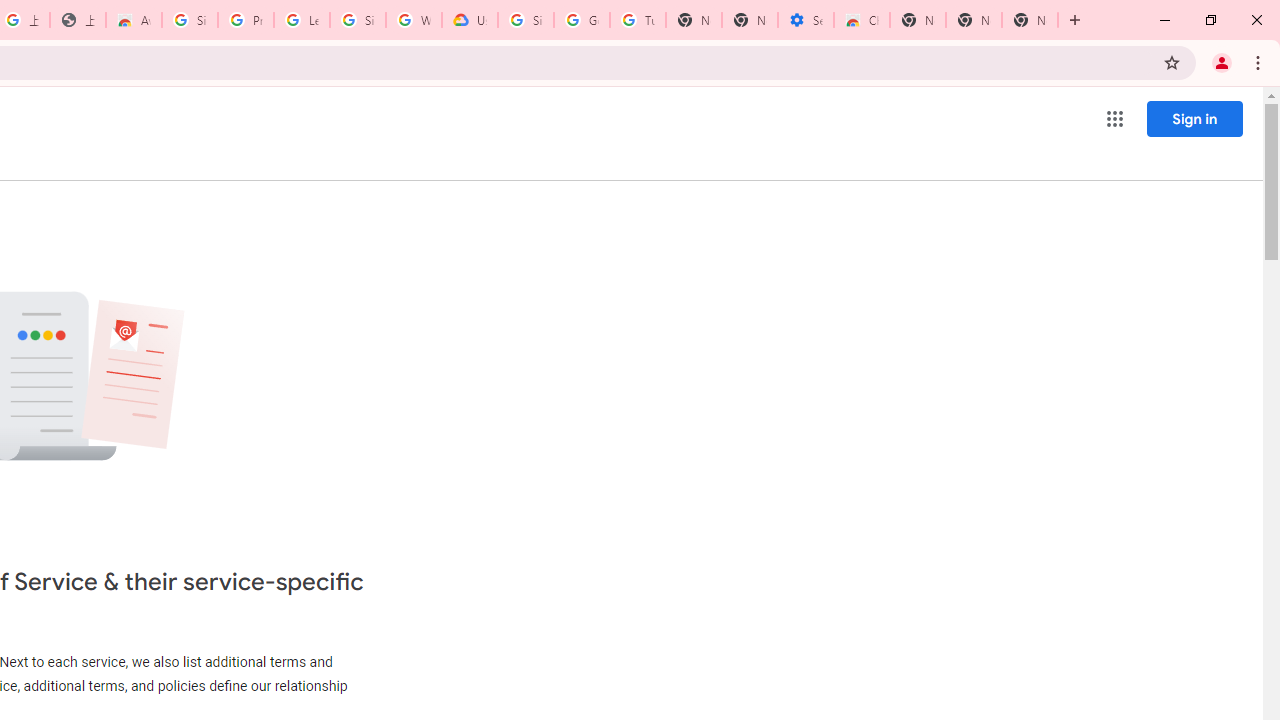  What do you see at coordinates (862, 20) in the screenshot?
I see `'Chrome Web Store - Accessibility extensions'` at bounding box center [862, 20].